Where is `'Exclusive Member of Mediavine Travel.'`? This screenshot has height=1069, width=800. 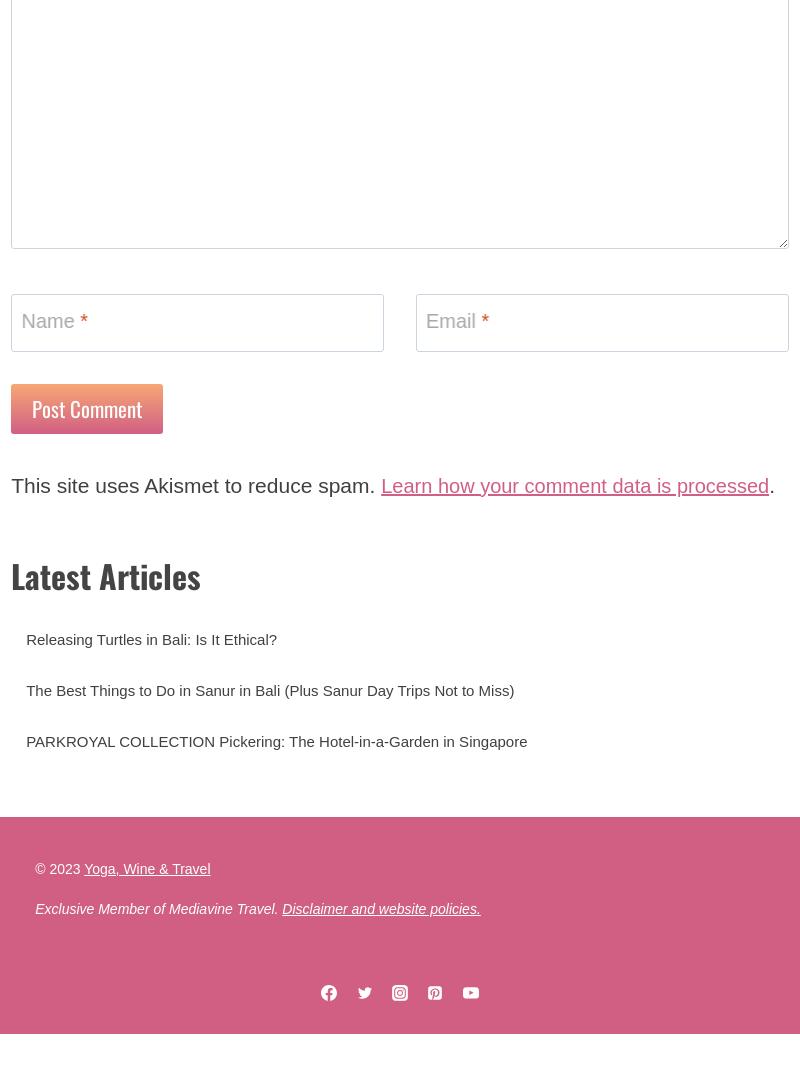 'Exclusive Member of Mediavine Travel.' is located at coordinates (158, 964).